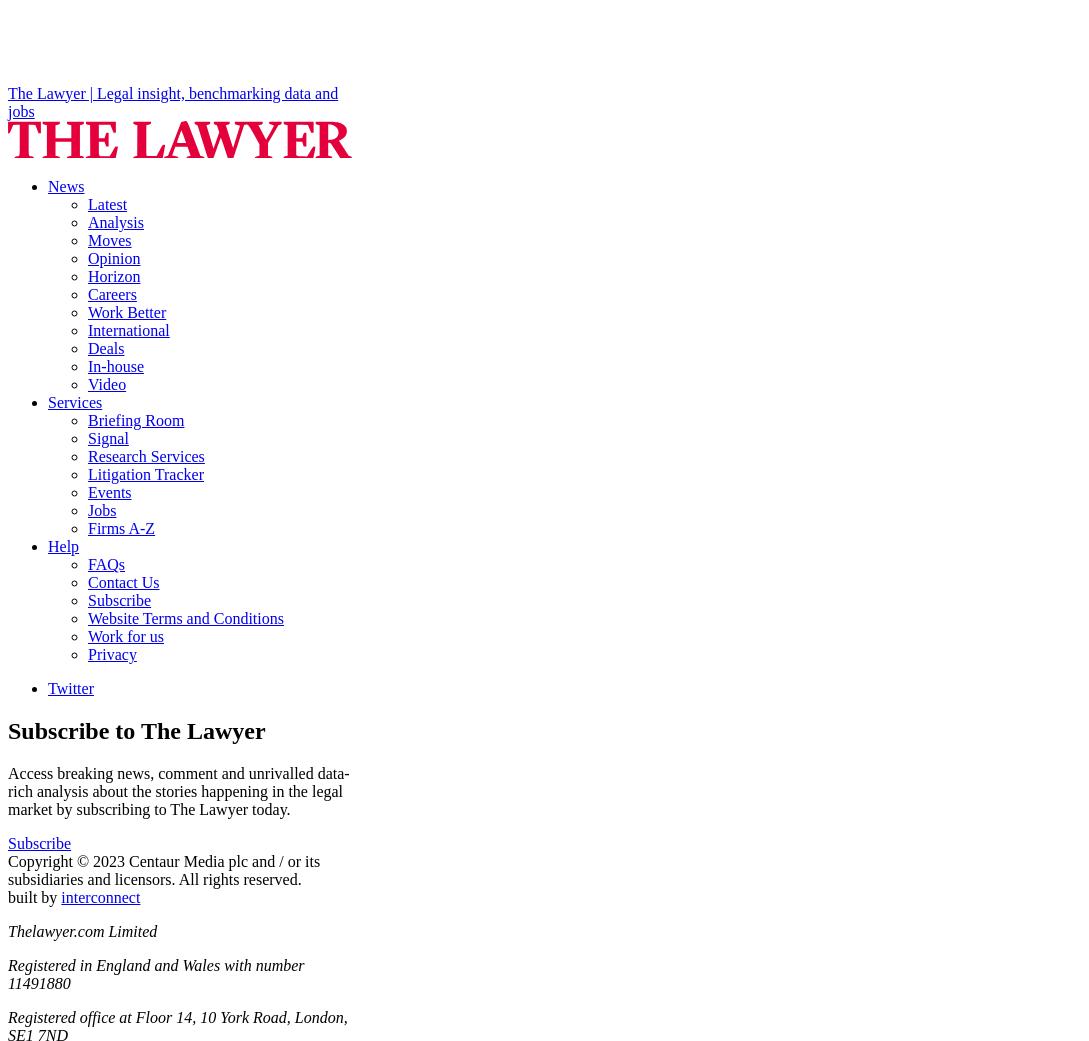 Image resolution: width=1089 pixels, height=1041 pixels. I want to click on 'International', so click(128, 330).